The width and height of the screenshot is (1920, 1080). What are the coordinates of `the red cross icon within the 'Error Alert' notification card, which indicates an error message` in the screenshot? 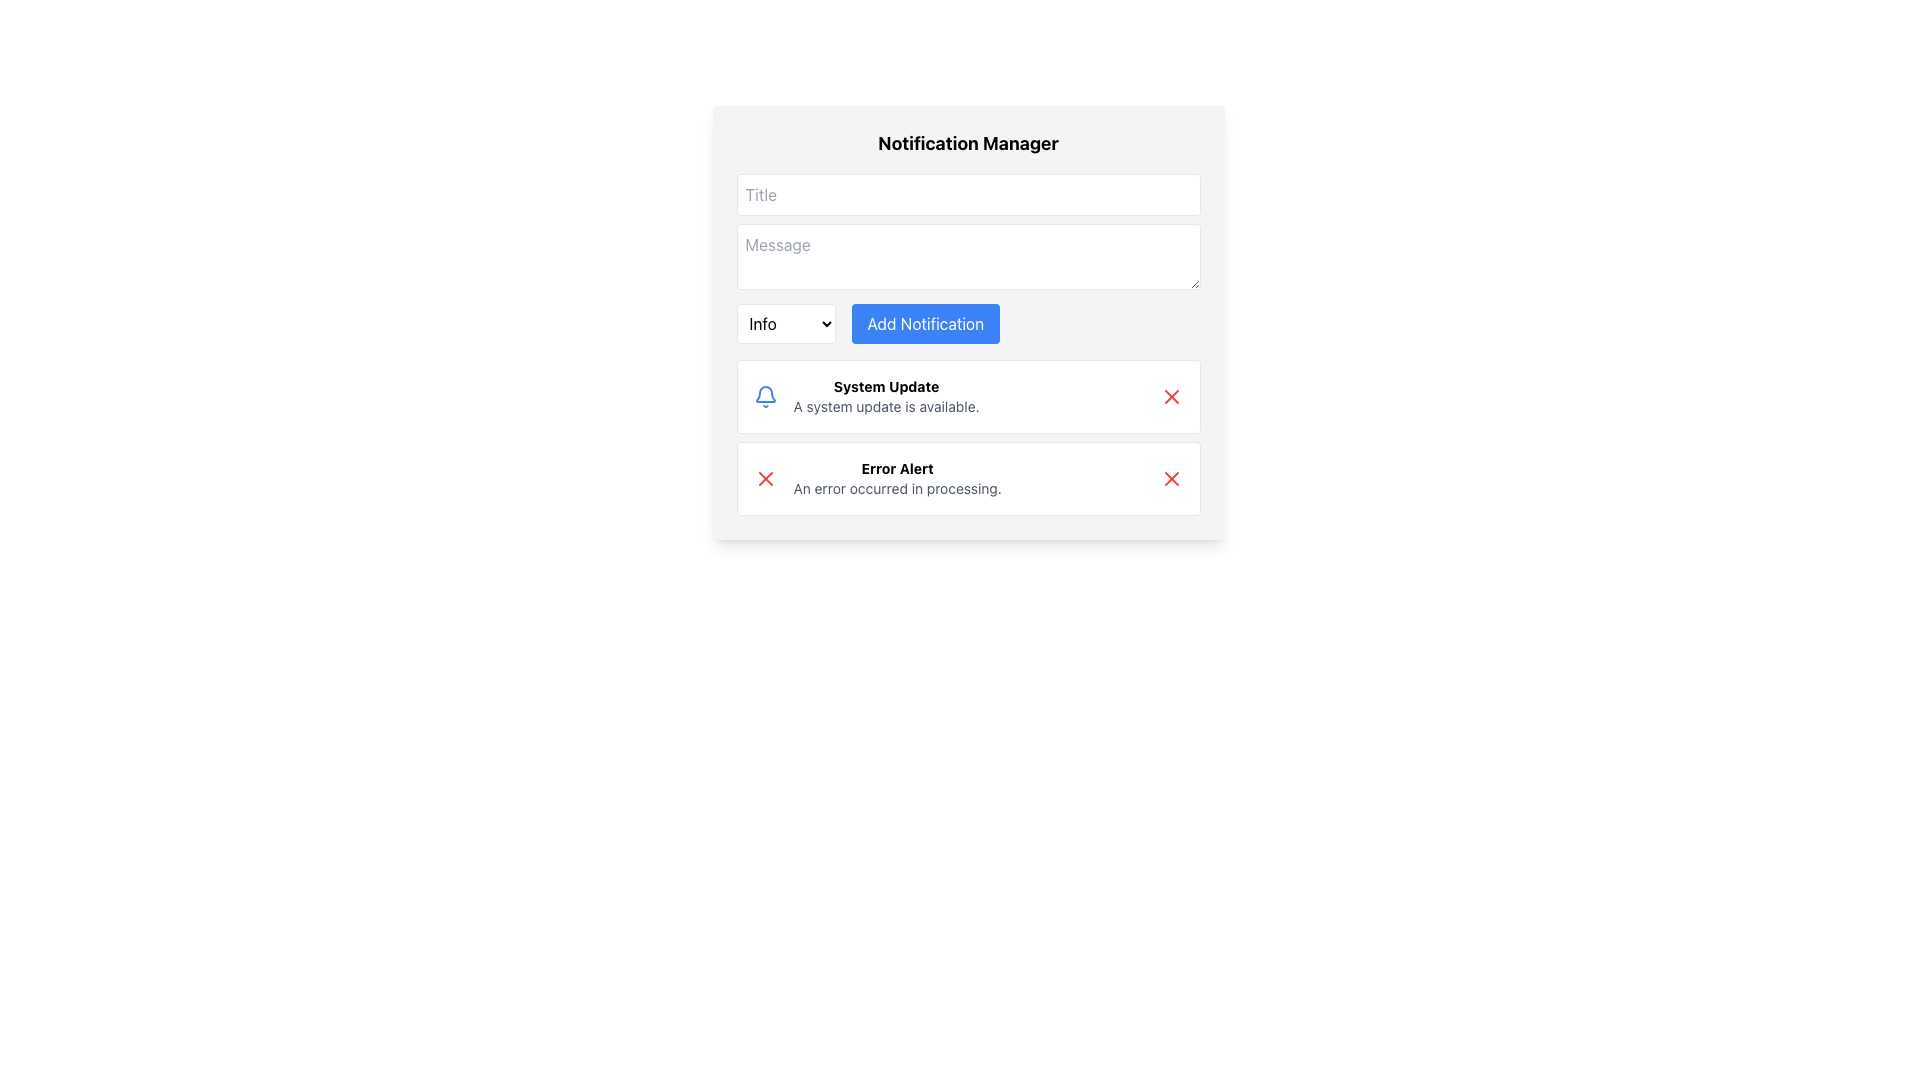 It's located at (764, 478).